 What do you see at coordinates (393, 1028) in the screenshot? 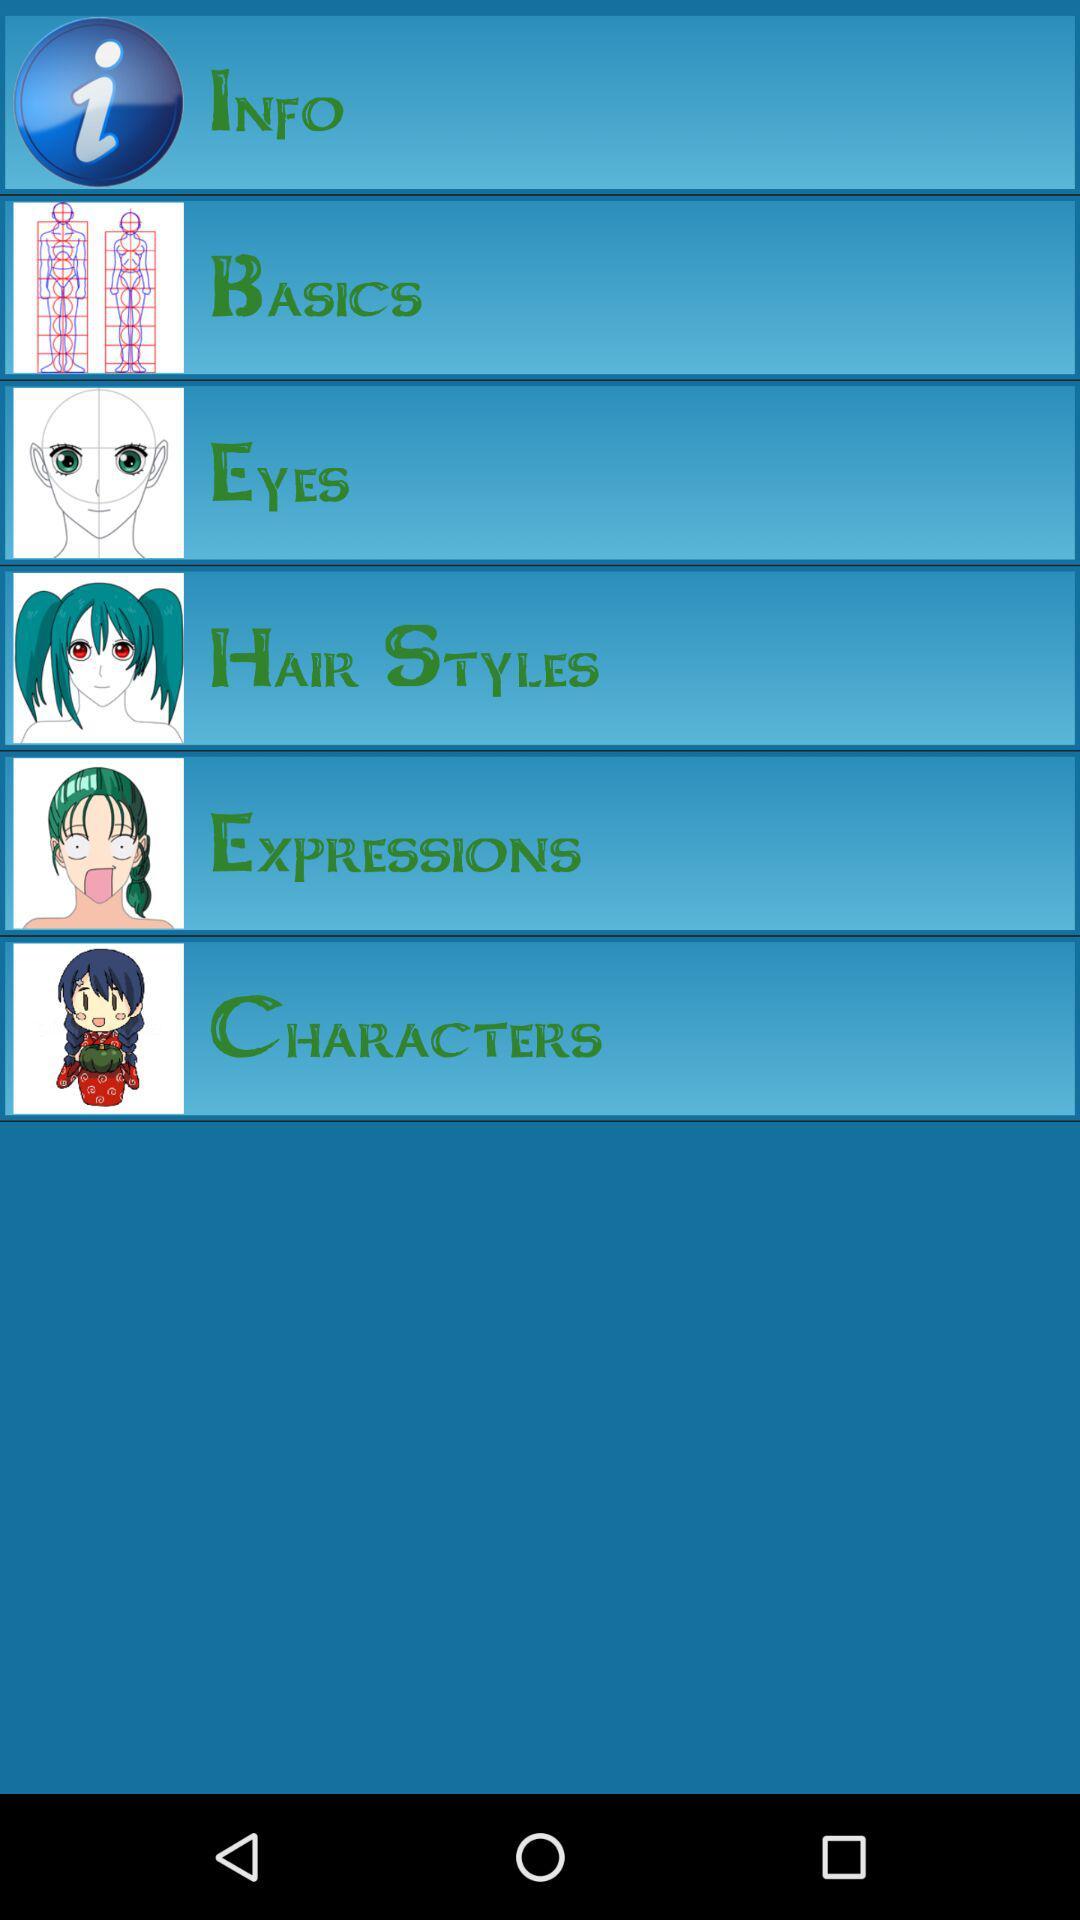
I see `characters app` at bounding box center [393, 1028].